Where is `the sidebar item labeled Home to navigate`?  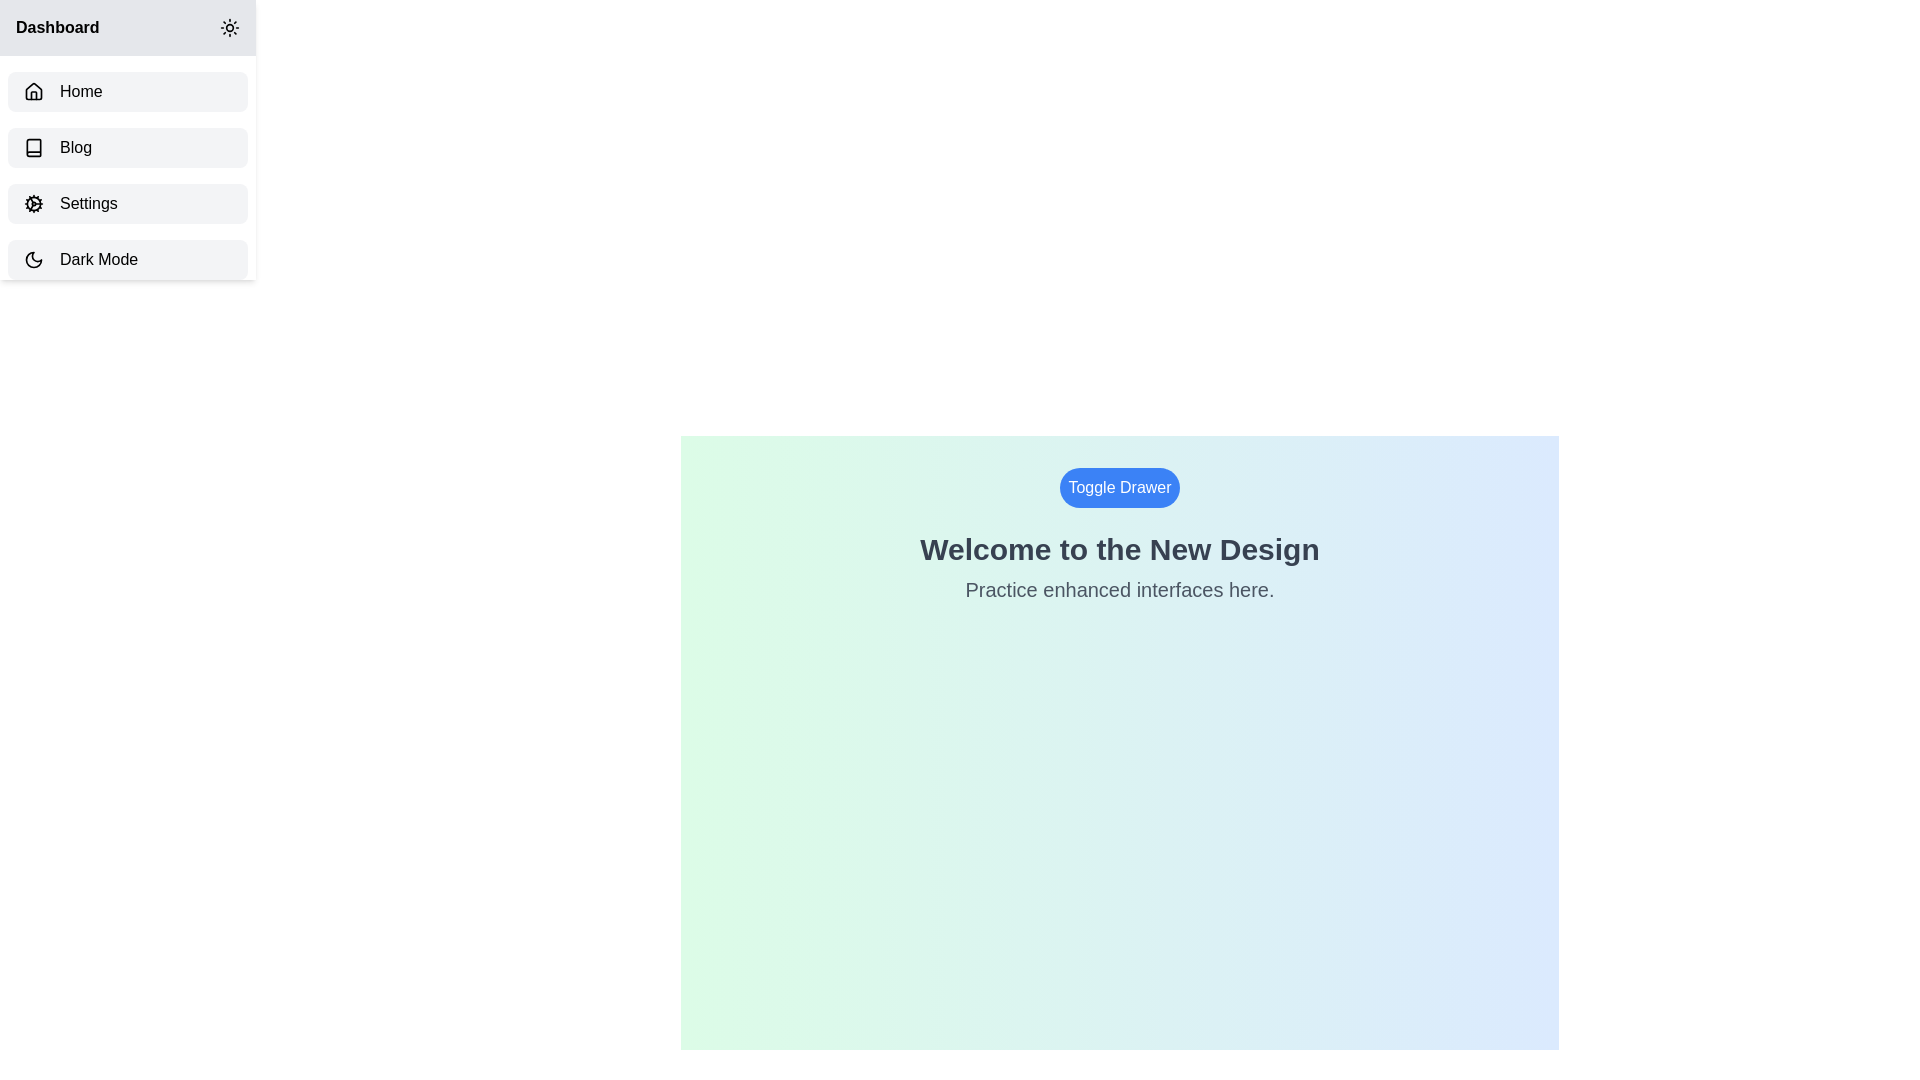 the sidebar item labeled Home to navigate is located at coordinates (127, 92).